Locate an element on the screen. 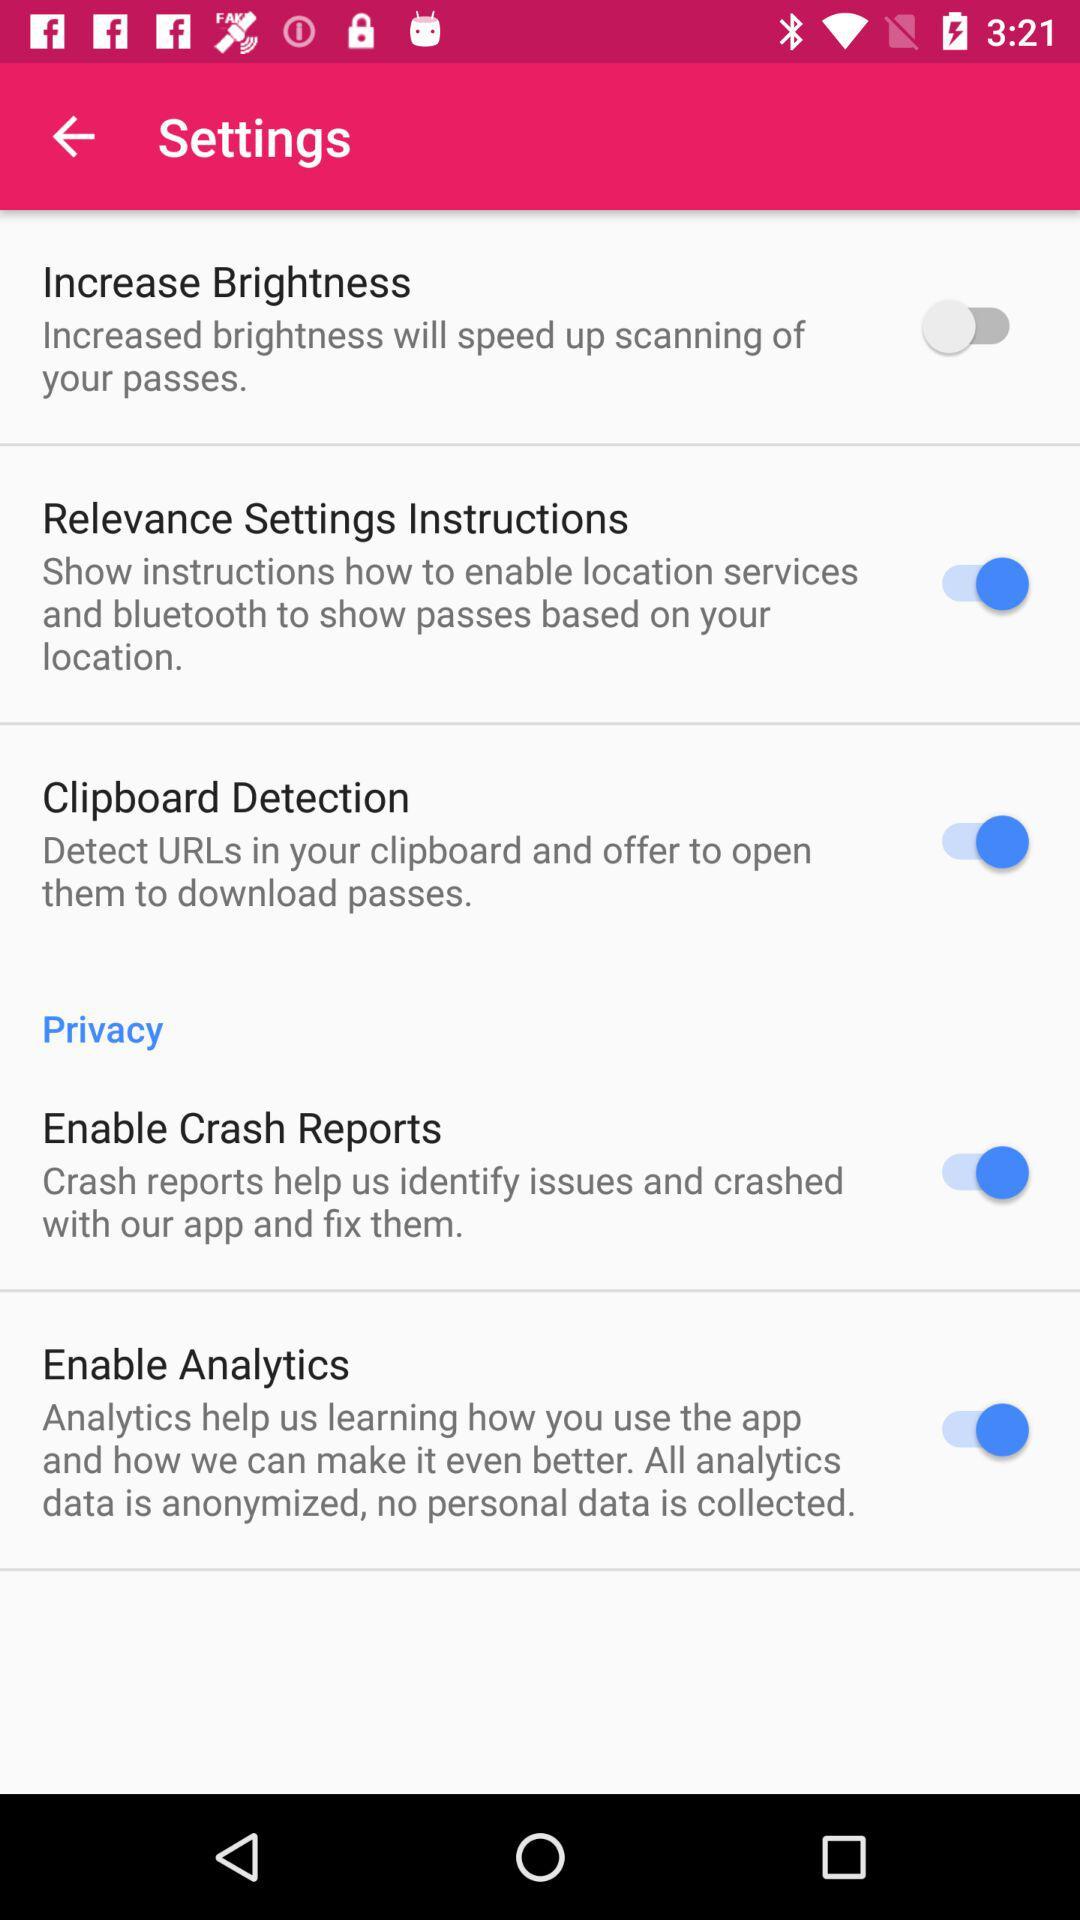 This screenshot has width=1080, height=1920. the item above detect urls in icon is located at coordinates (225, 794).